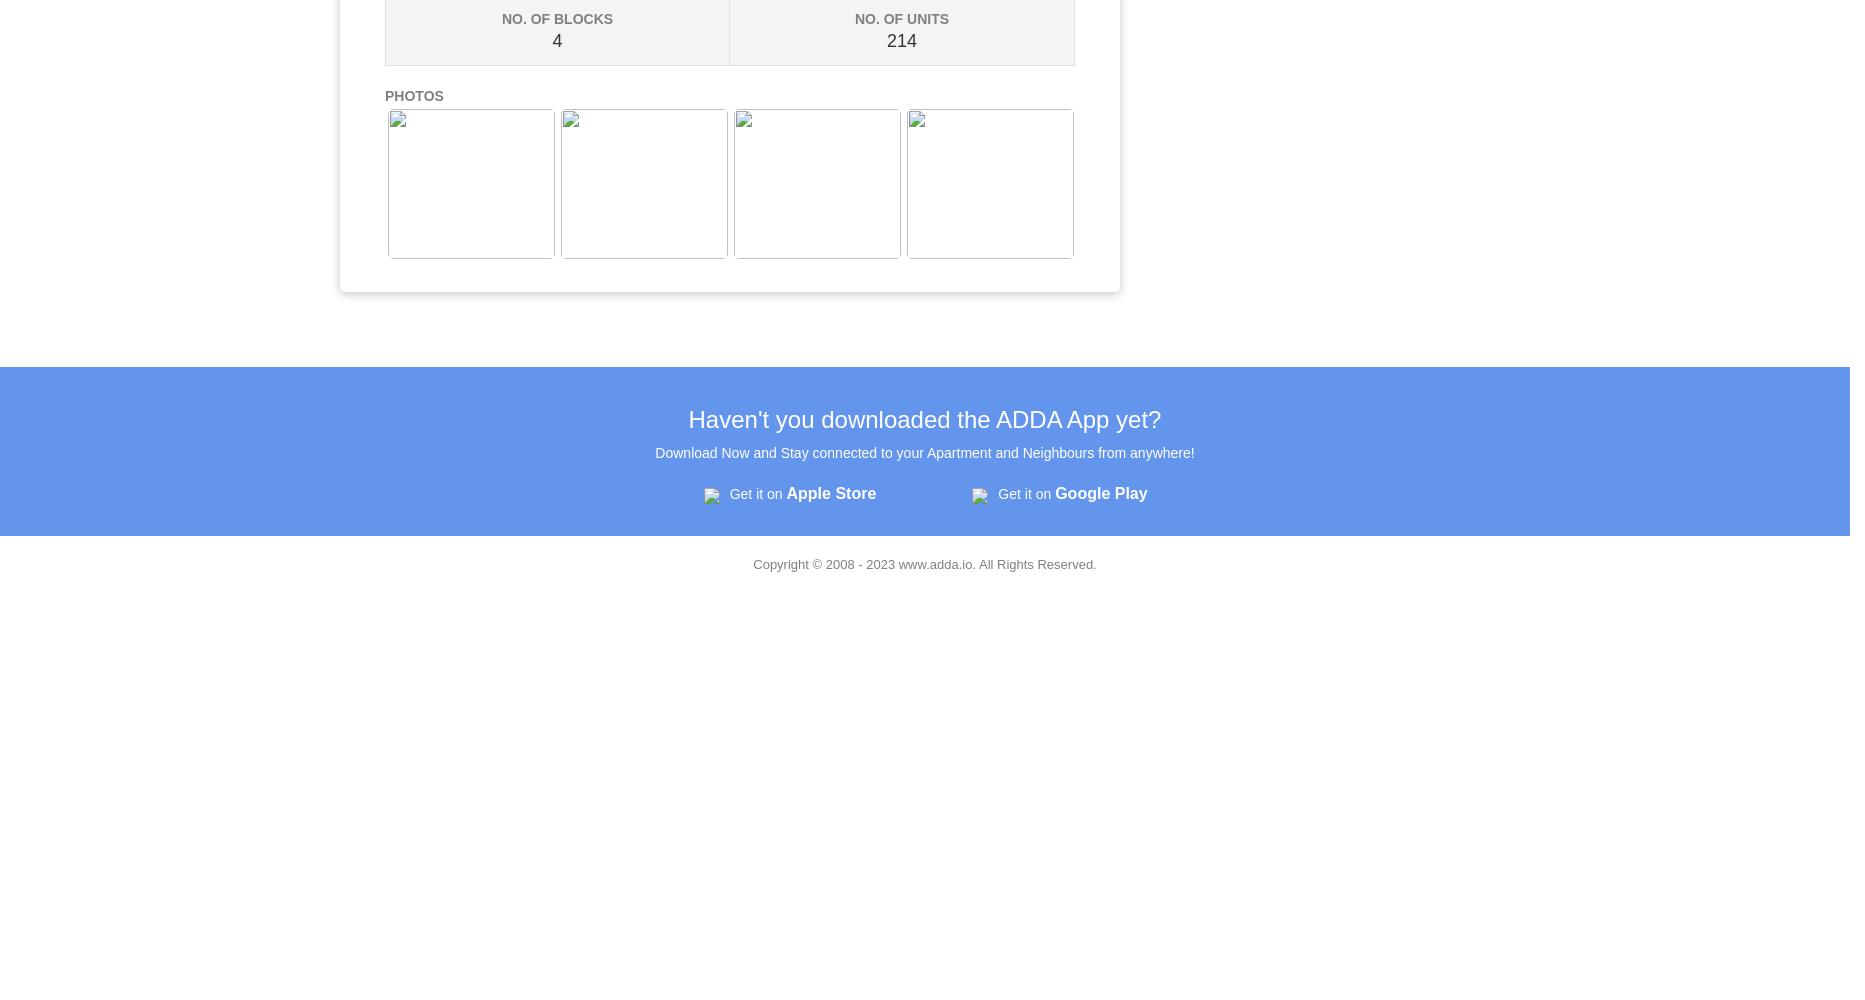 The width and height of the screenshot is (1865, 1000). Describe the element at coordinates (1033, 563) in the screenshot. I see `'. All Rights
                Reserved.'` at that location.